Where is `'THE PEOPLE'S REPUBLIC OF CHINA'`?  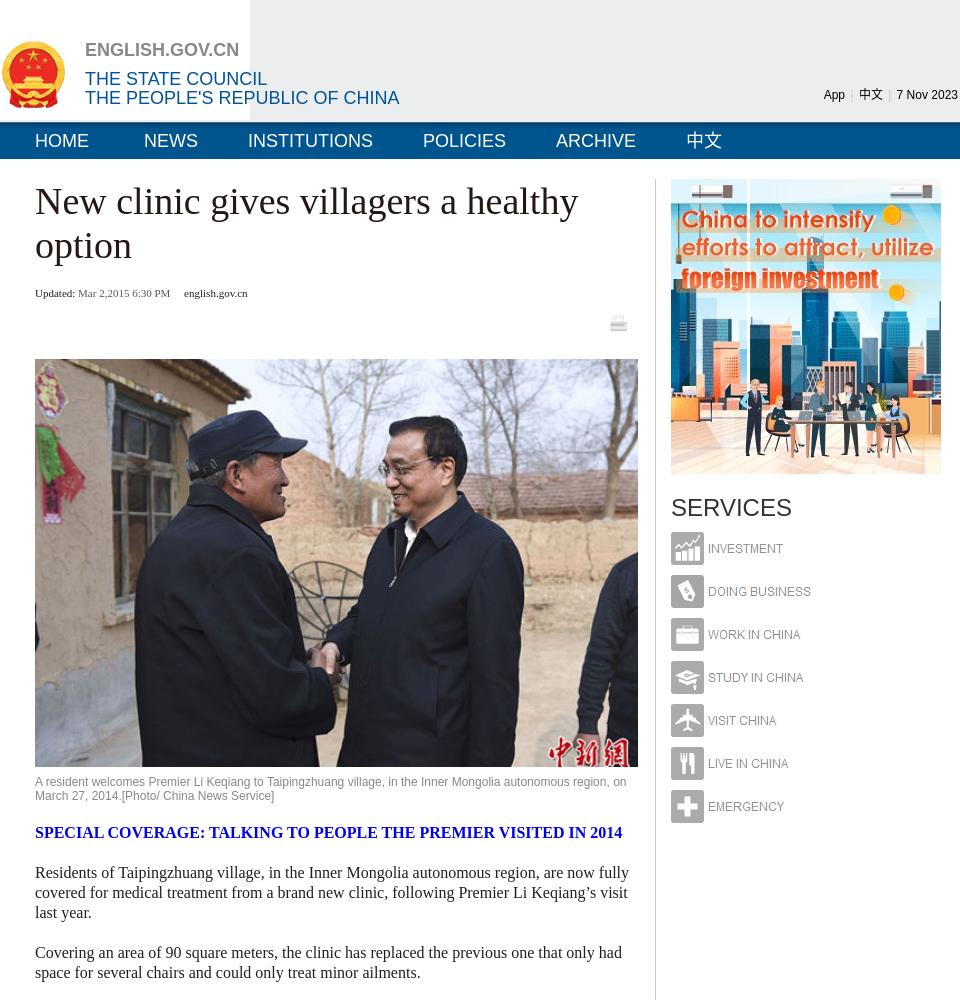
'THE PEOPLE'S REPUBLIC OF CHINA' is located at coordinates (241, 97).